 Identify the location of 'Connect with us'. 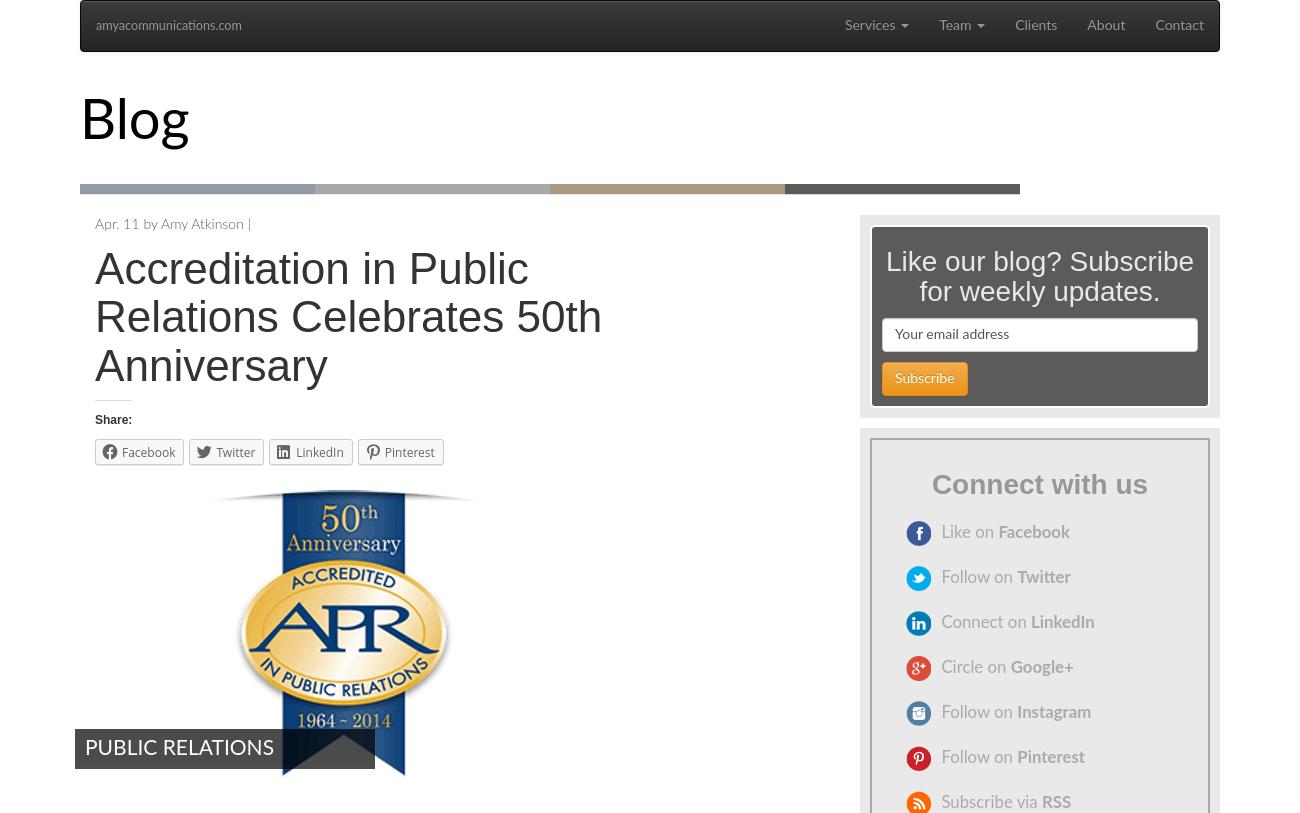
(1039, 484).